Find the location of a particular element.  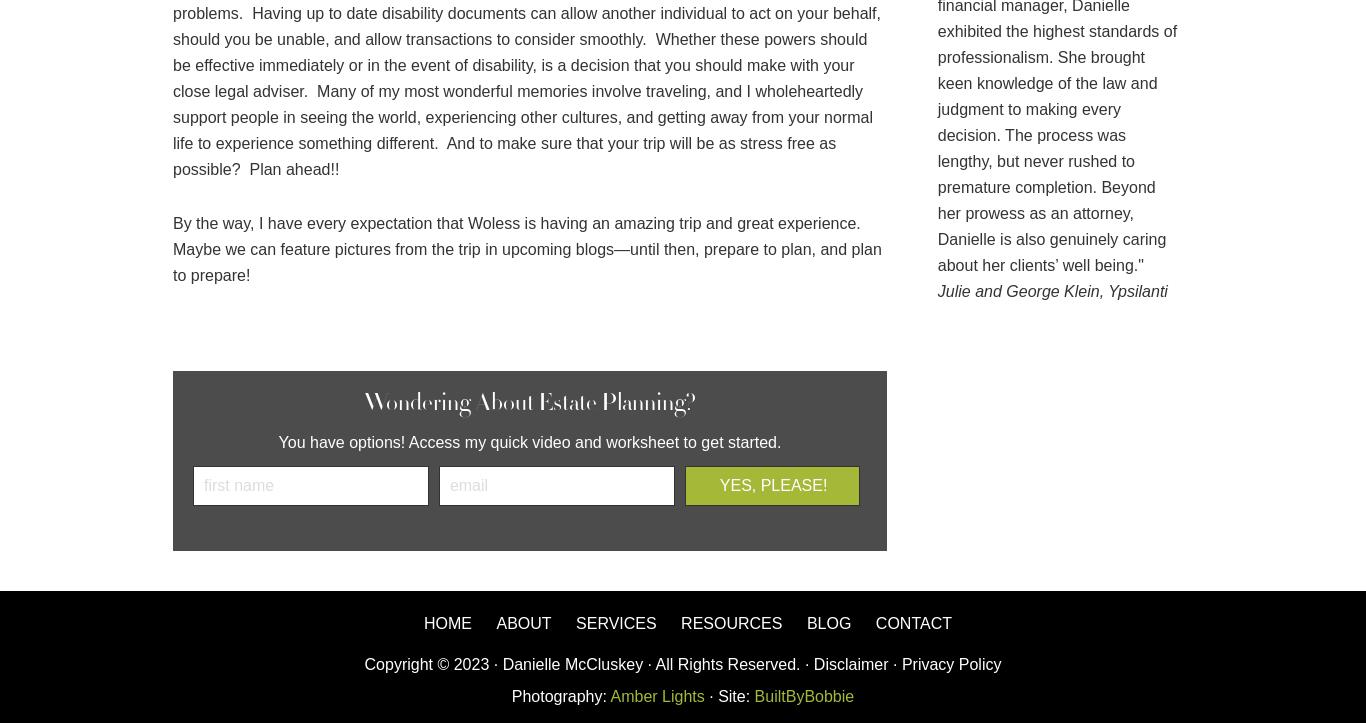

'BuiltByBobbie' is located at coordinates (800, 695).